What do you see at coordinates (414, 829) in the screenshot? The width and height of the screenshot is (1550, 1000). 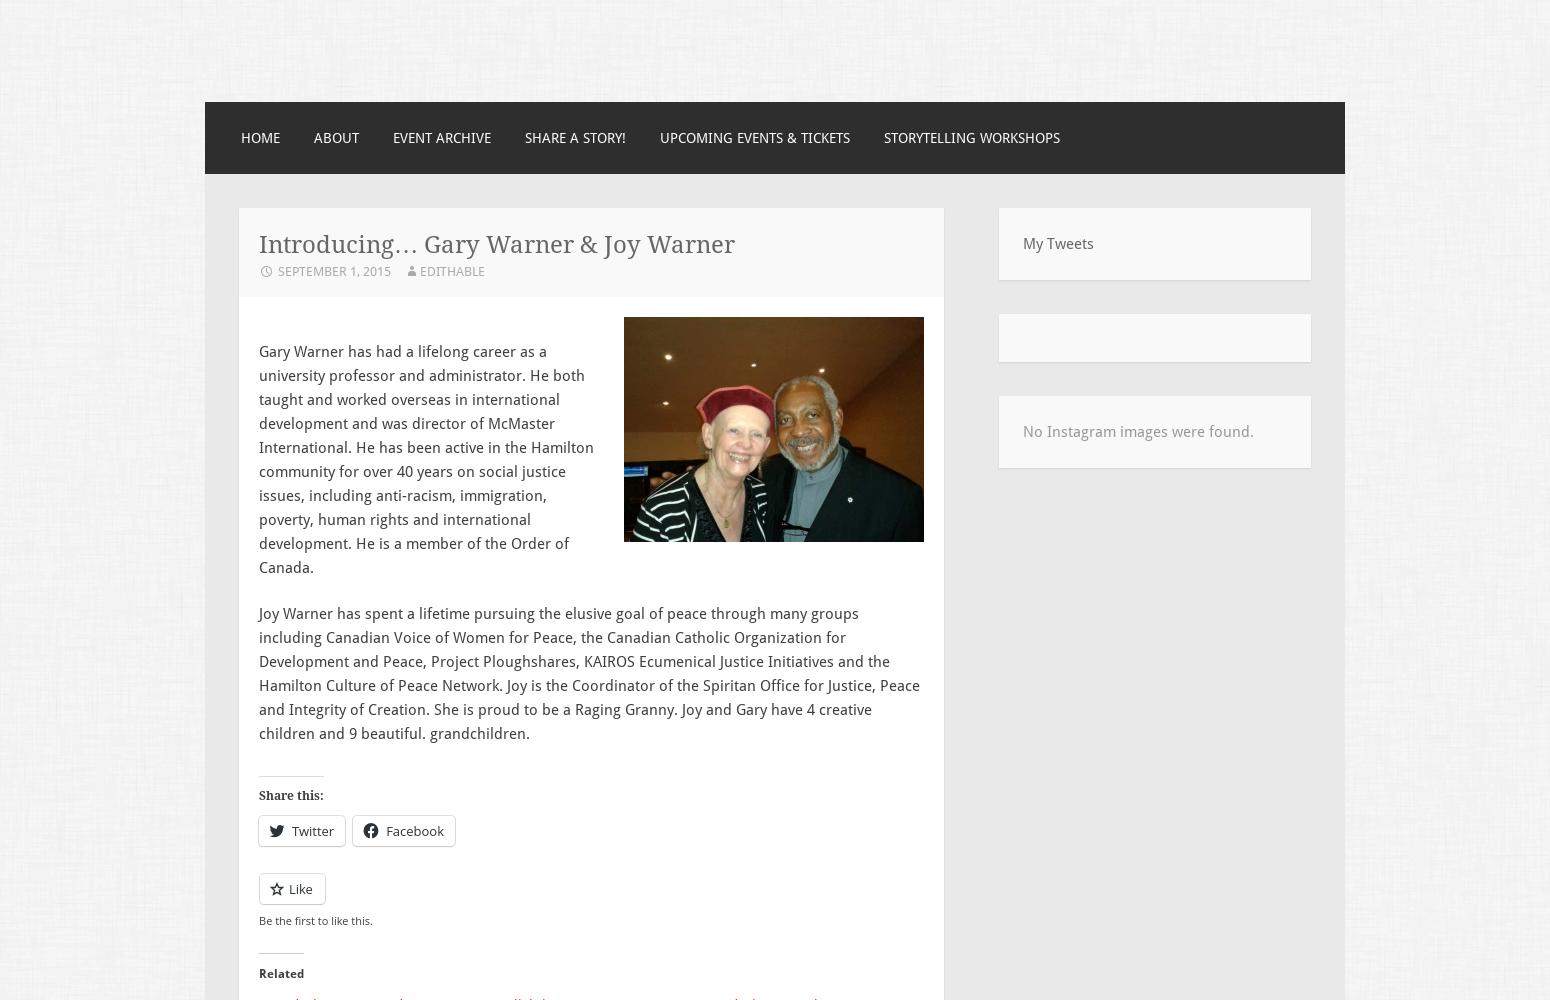 I see `'Facebook'` at bounding box center [414, 829].